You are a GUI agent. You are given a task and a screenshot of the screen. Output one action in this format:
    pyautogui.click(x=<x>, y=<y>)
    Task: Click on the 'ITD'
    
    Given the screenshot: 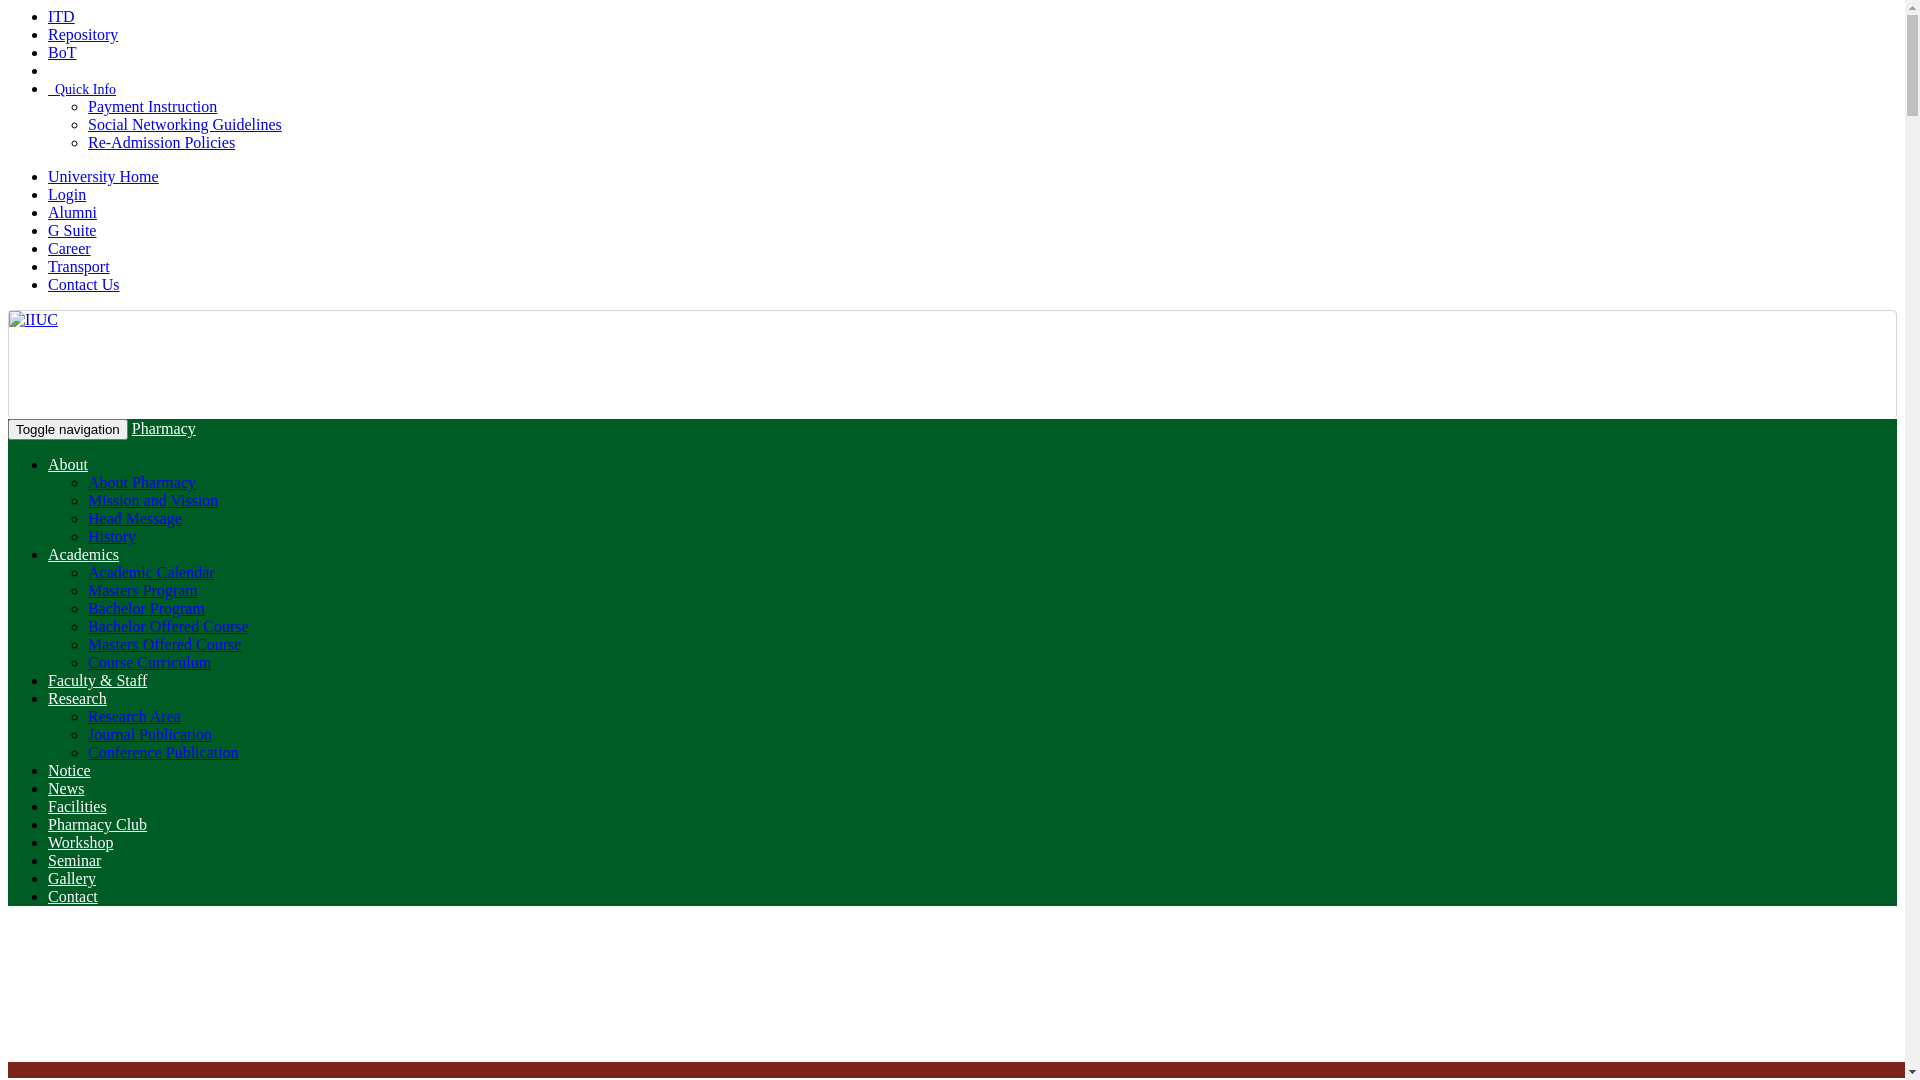 What is the action you would take?
    pyautogui.click(x=48, y=16)
    